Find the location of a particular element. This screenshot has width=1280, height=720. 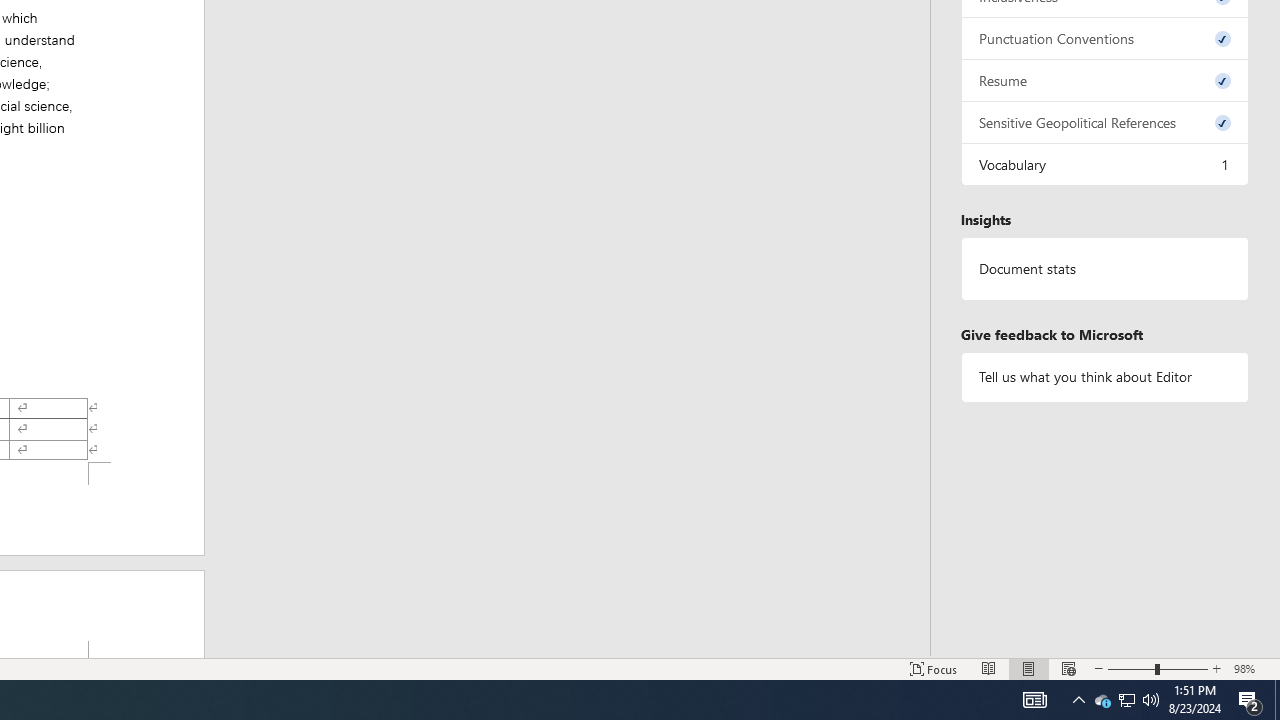

'Resume, 0 issues. Press space or enter to review items.' is located at coordinates (1104, 79).